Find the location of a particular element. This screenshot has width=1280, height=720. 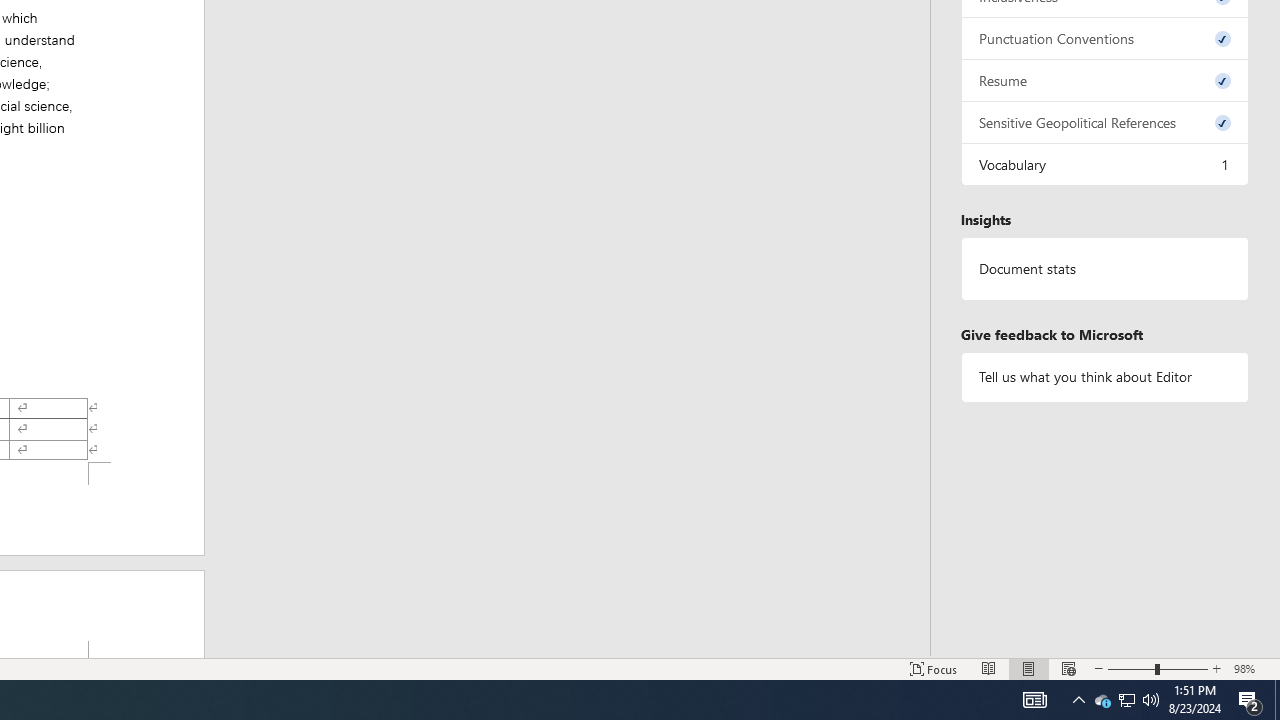

'Resume, 0 issues. Press space or enter to review items.' is located at coordinates (1104, 79).